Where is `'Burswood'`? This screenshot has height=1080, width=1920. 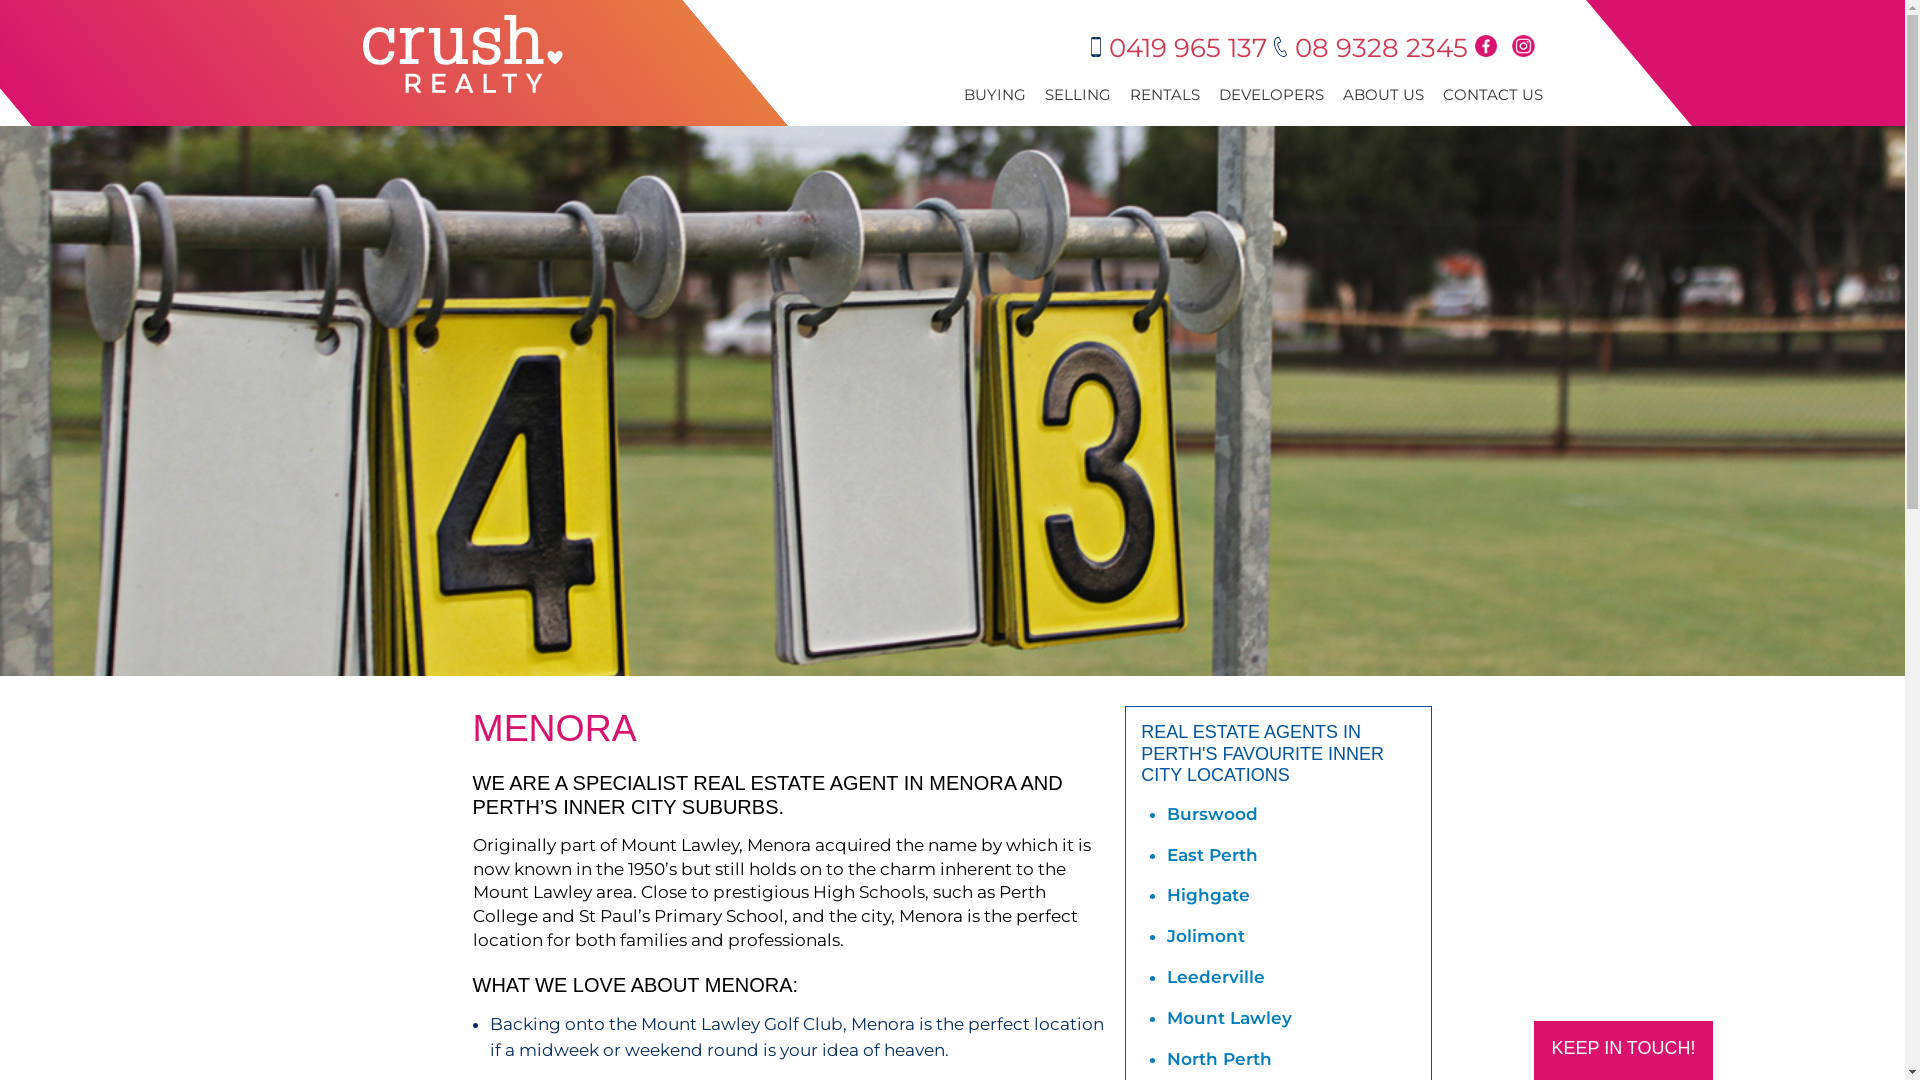 'Burswood' is located at coordinates (1211, 813).